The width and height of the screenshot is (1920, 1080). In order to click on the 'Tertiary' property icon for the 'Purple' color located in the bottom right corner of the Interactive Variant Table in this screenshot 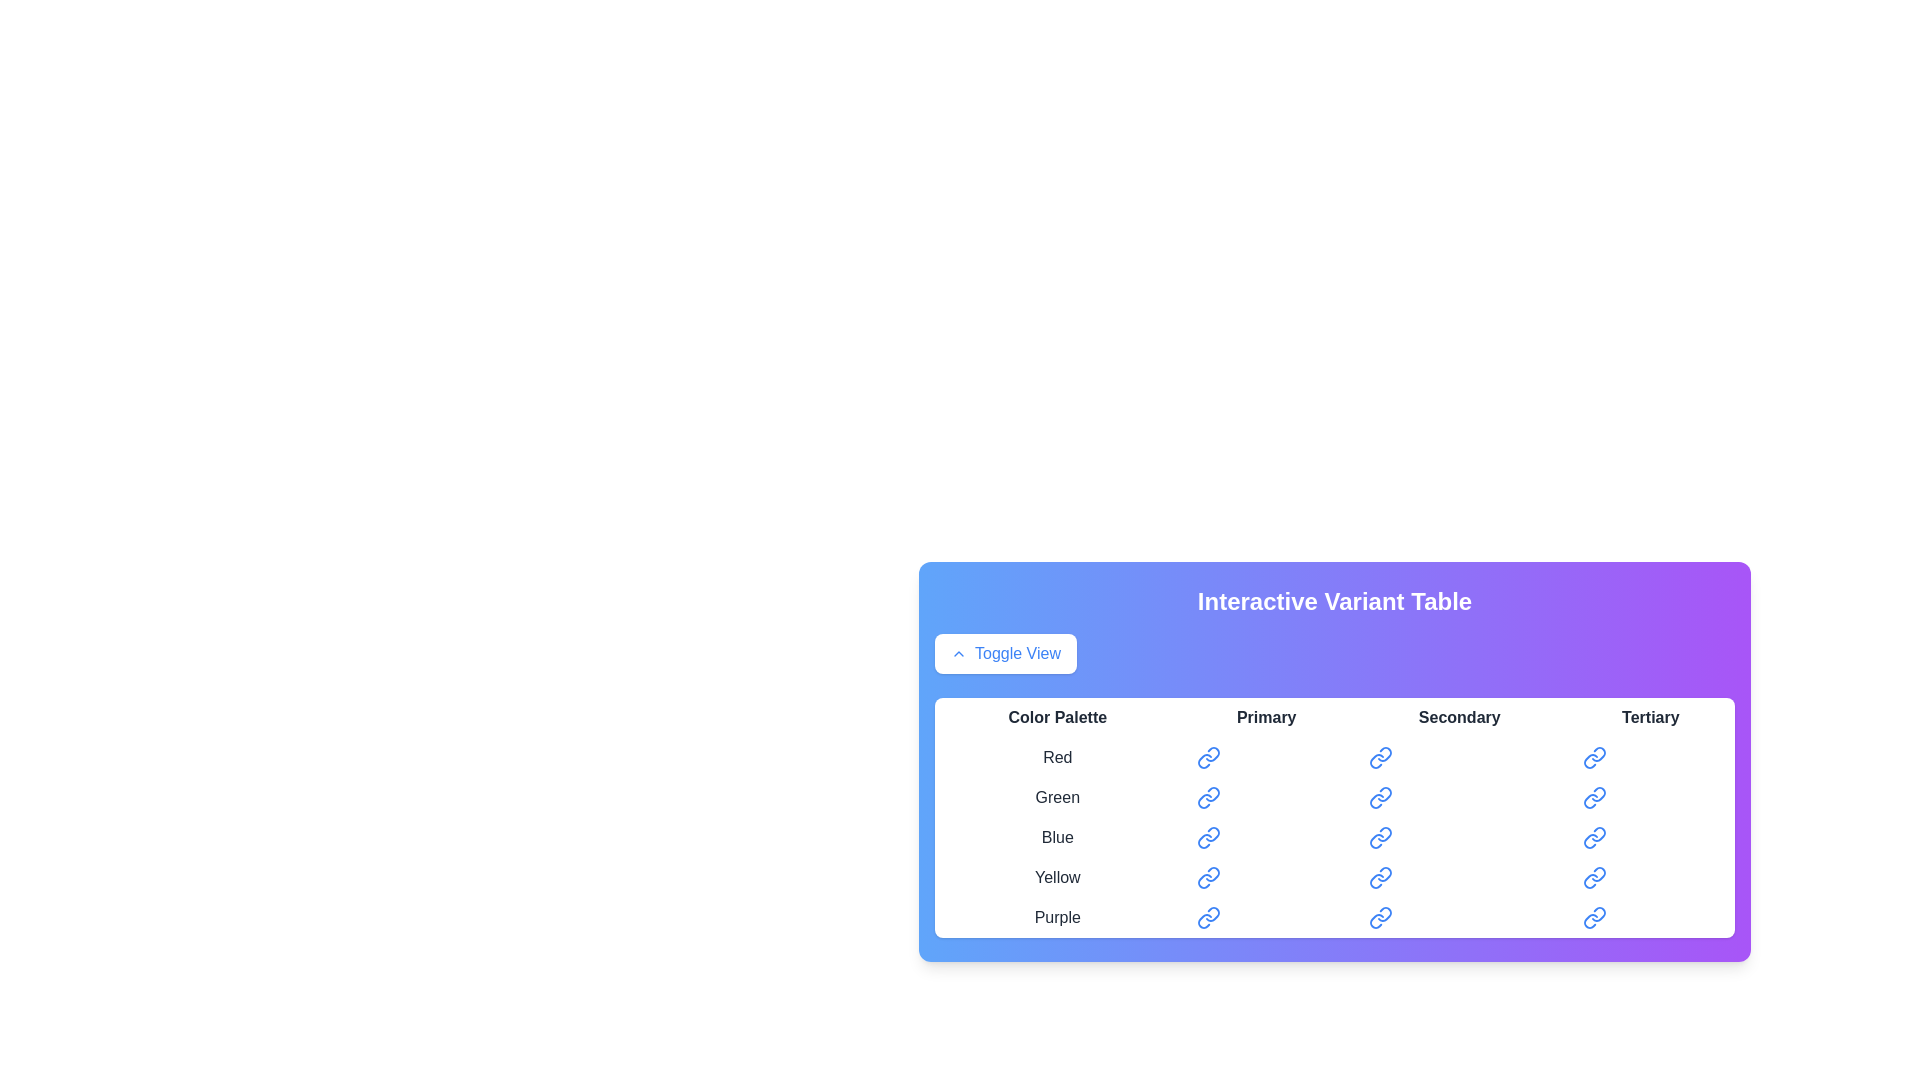, I will do `click(1597, 914)`.